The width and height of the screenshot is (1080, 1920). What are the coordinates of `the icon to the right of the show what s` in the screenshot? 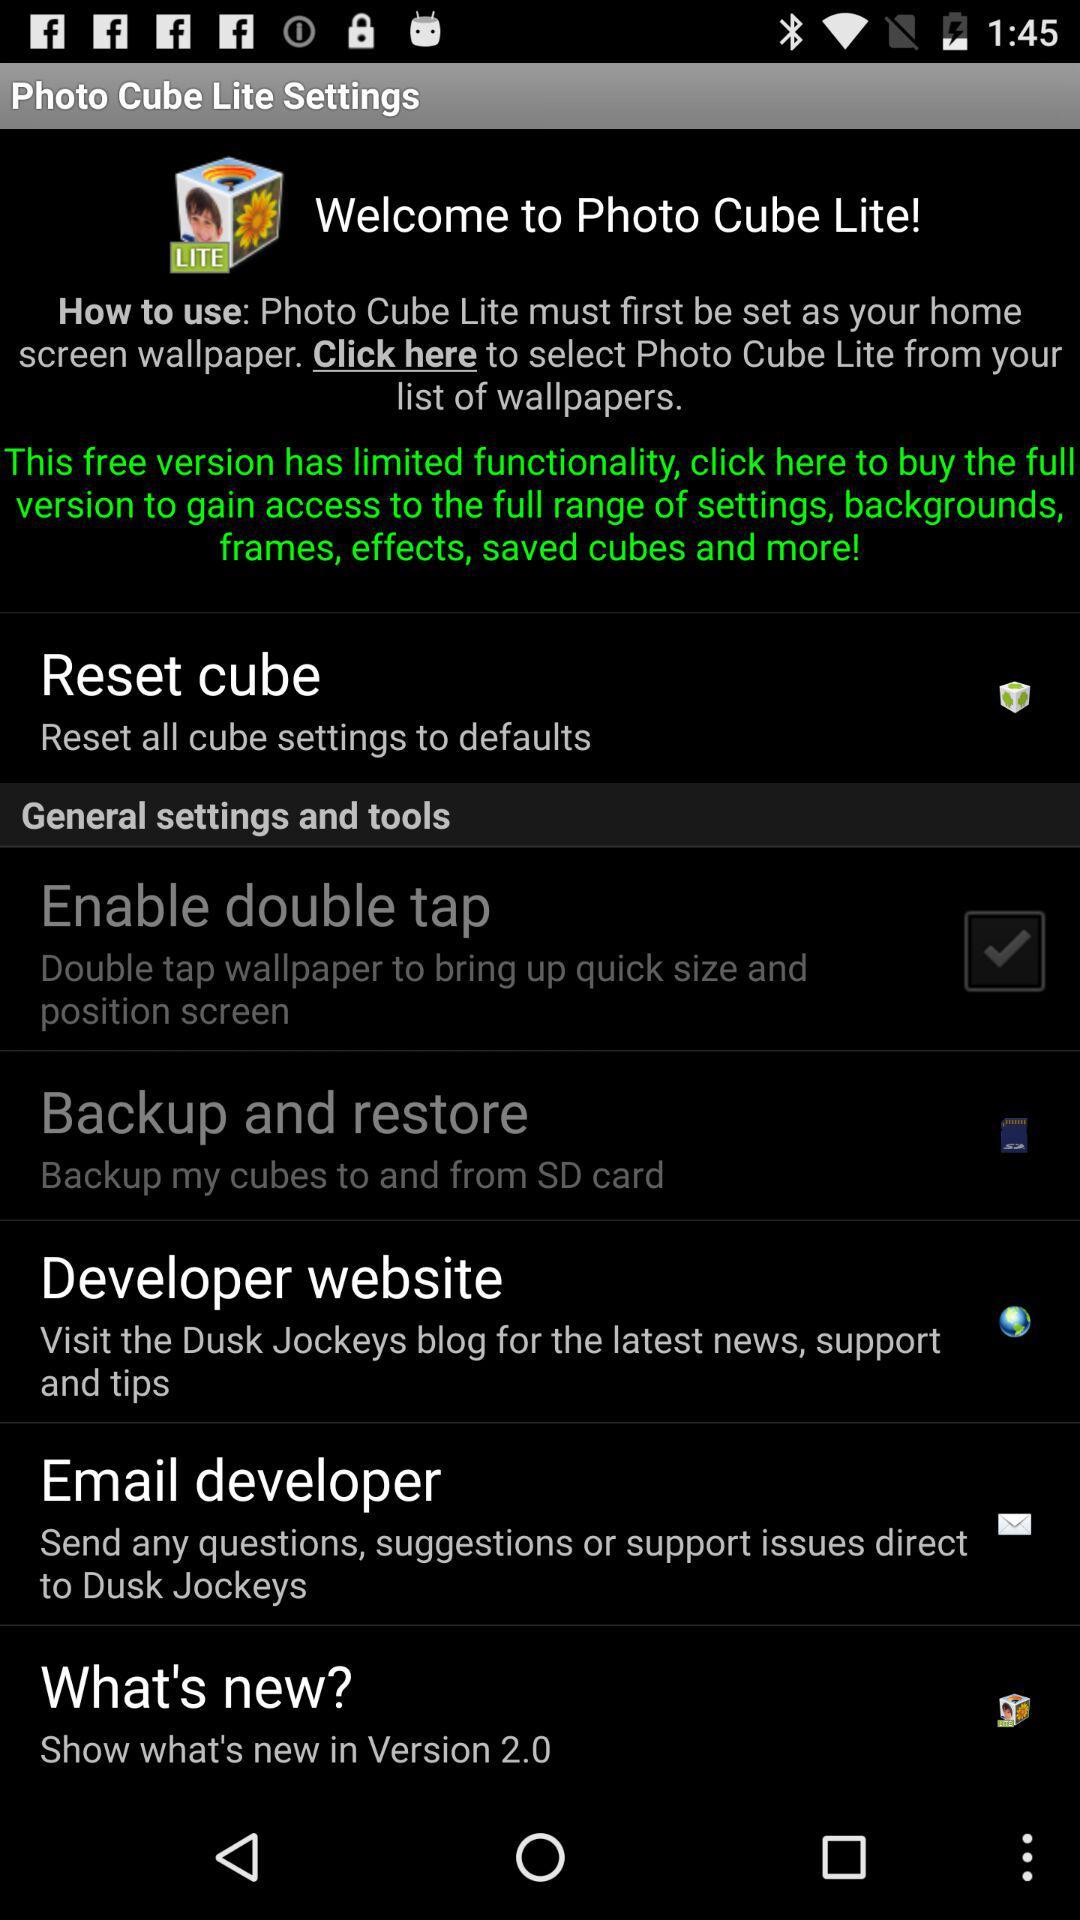 It's located at (1014, 1708).